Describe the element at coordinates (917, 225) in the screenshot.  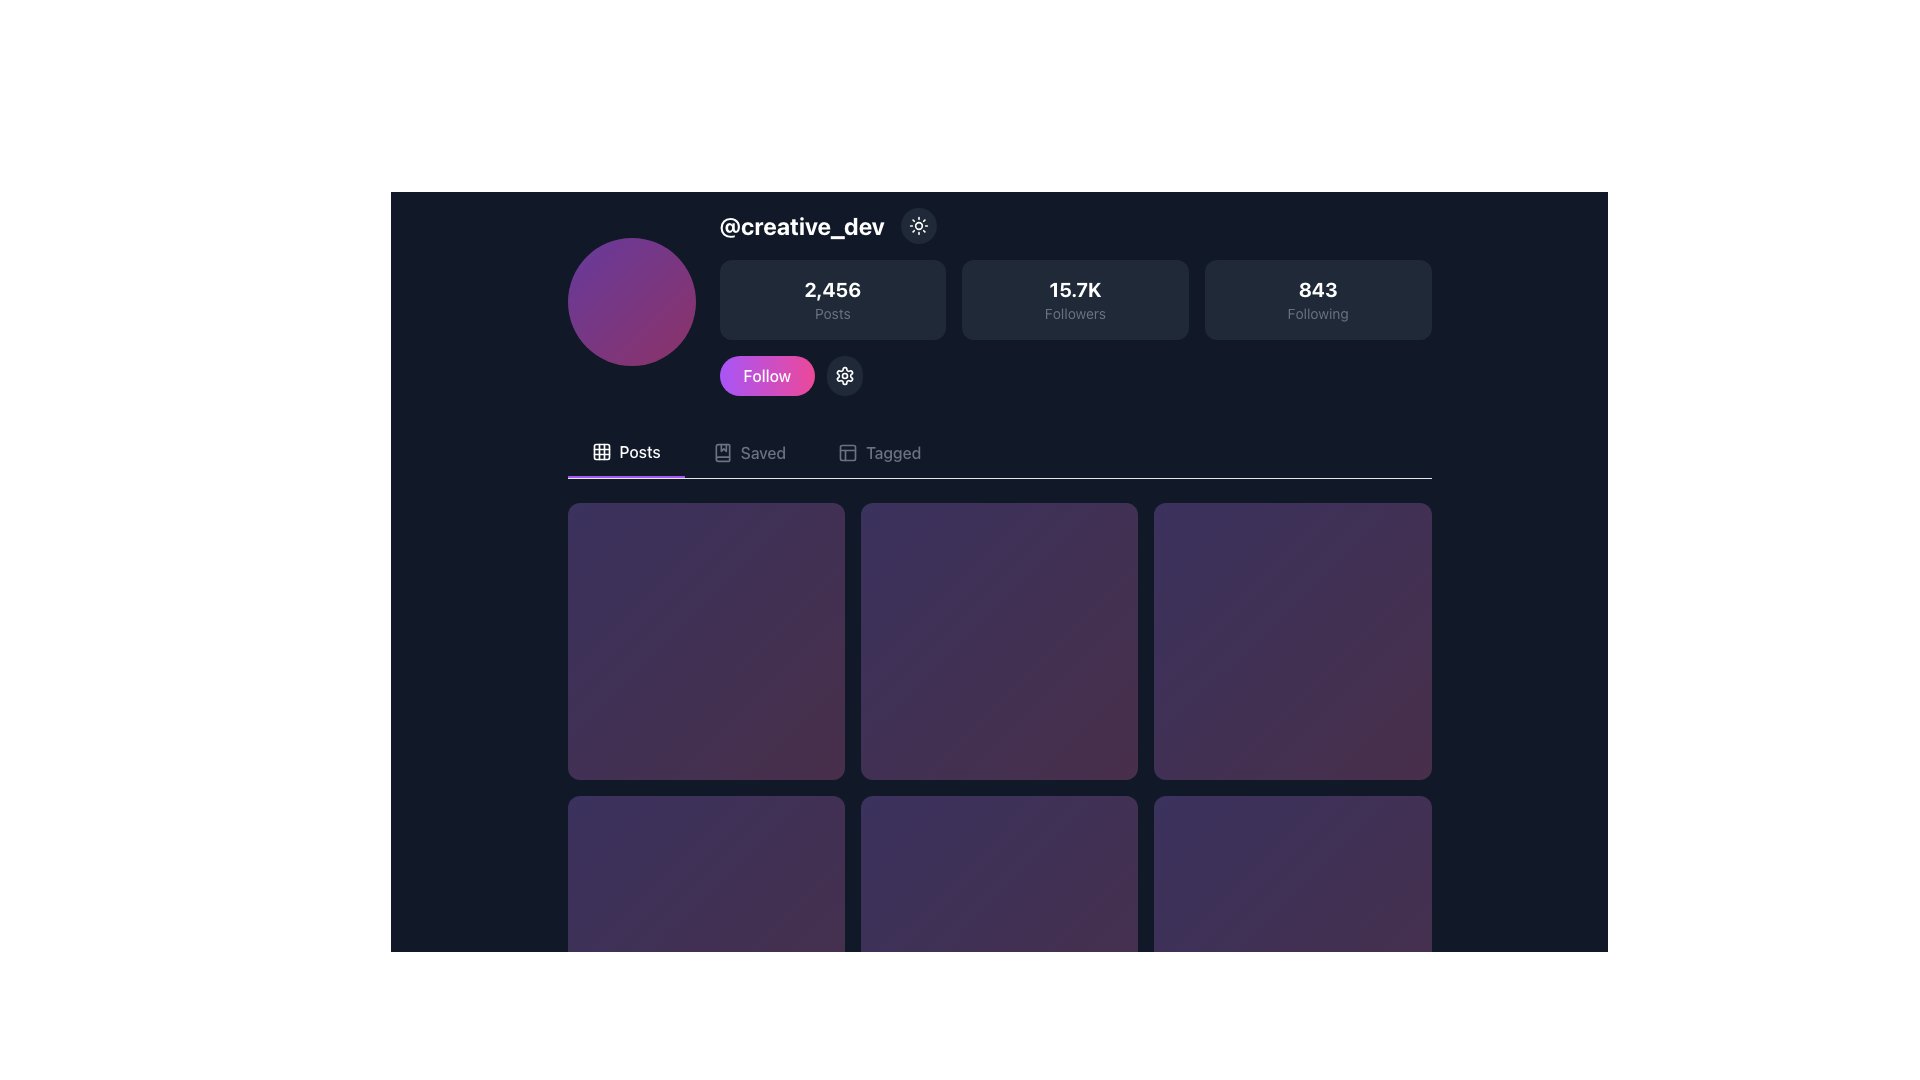
I see `the circular gray button with a sun icon` at that location.